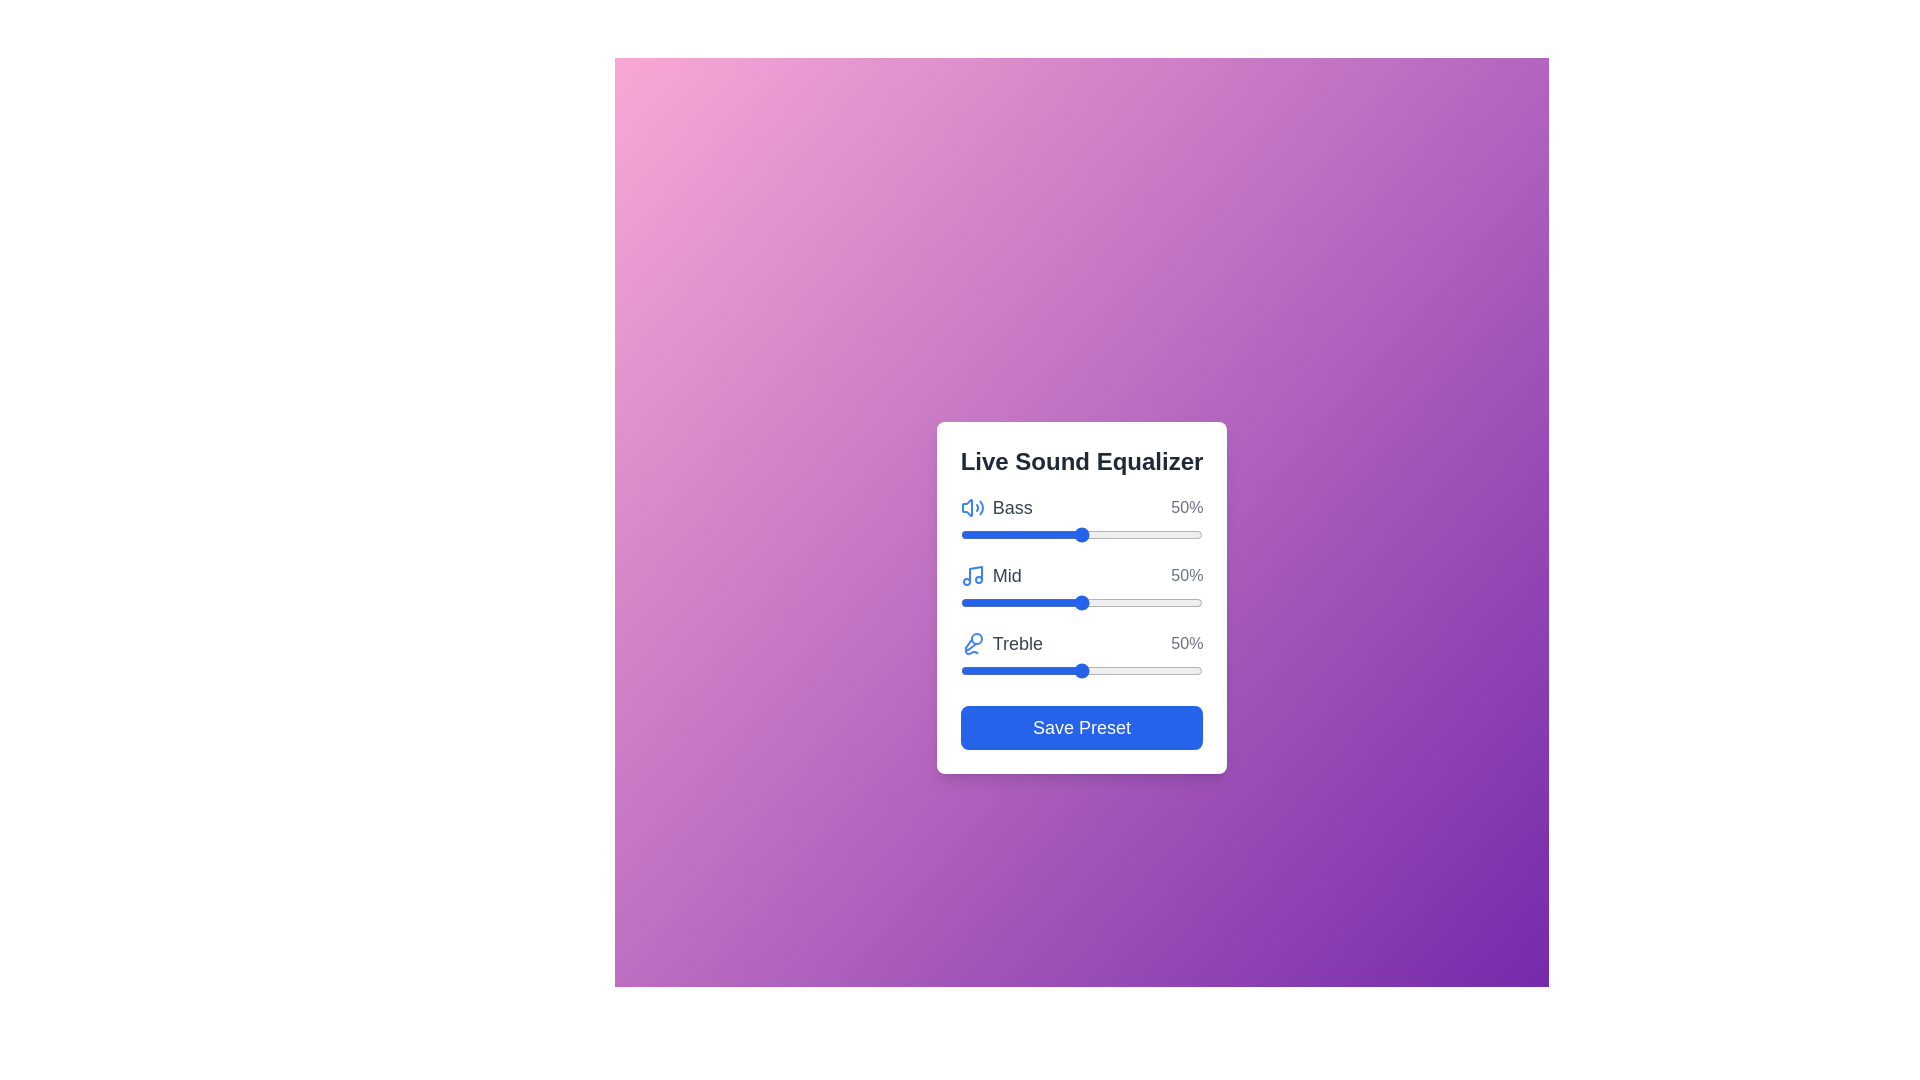 The height and width of the screenshot is (1080, 1920). What do you see at coordinates (1176, 671) in the screenshot?
I see `the Treble slider to 89%` at bounding box center [1176, 671].